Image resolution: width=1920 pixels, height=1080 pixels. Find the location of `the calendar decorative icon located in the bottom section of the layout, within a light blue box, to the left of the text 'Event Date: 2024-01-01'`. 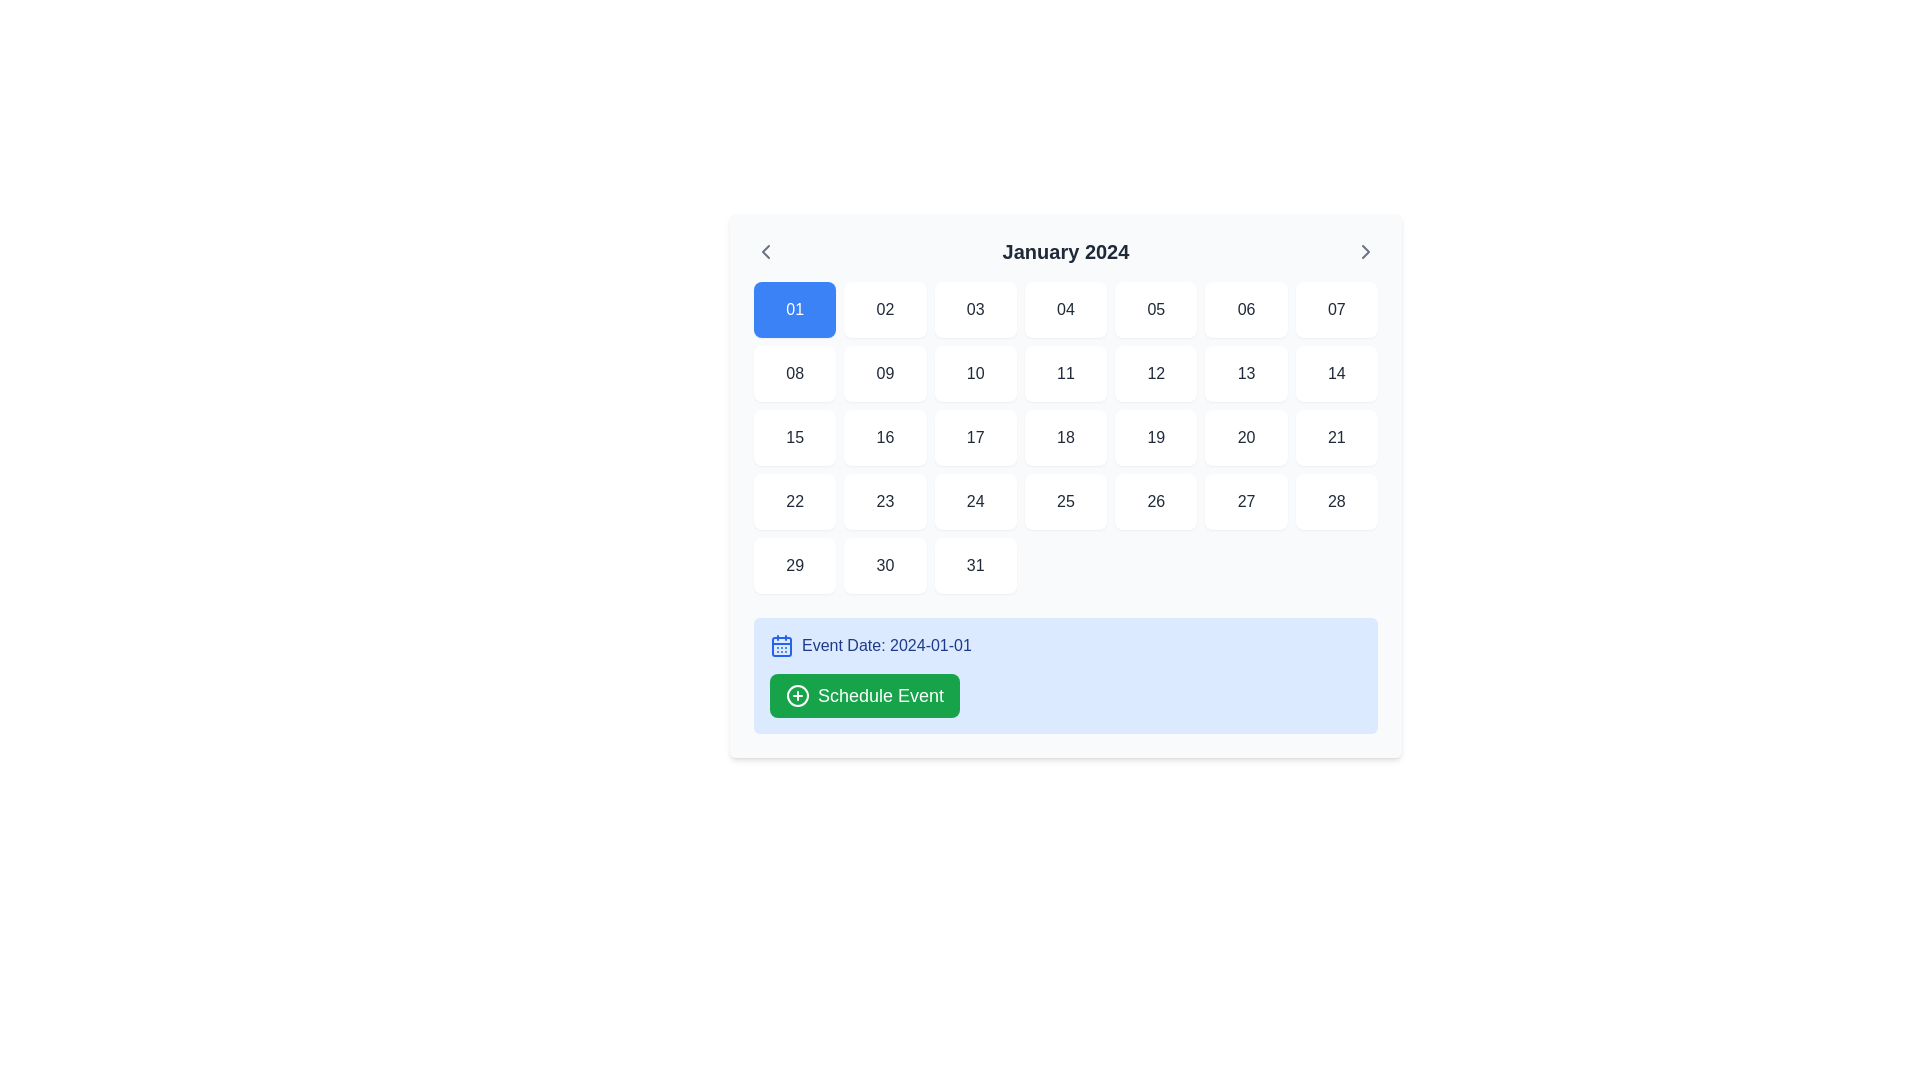

the calendar decorative icon located in the bottom section of the layout, within a light blue box, to the left of the text 'Event Date: 2024-01-01' is located at coordinates (781, 645).